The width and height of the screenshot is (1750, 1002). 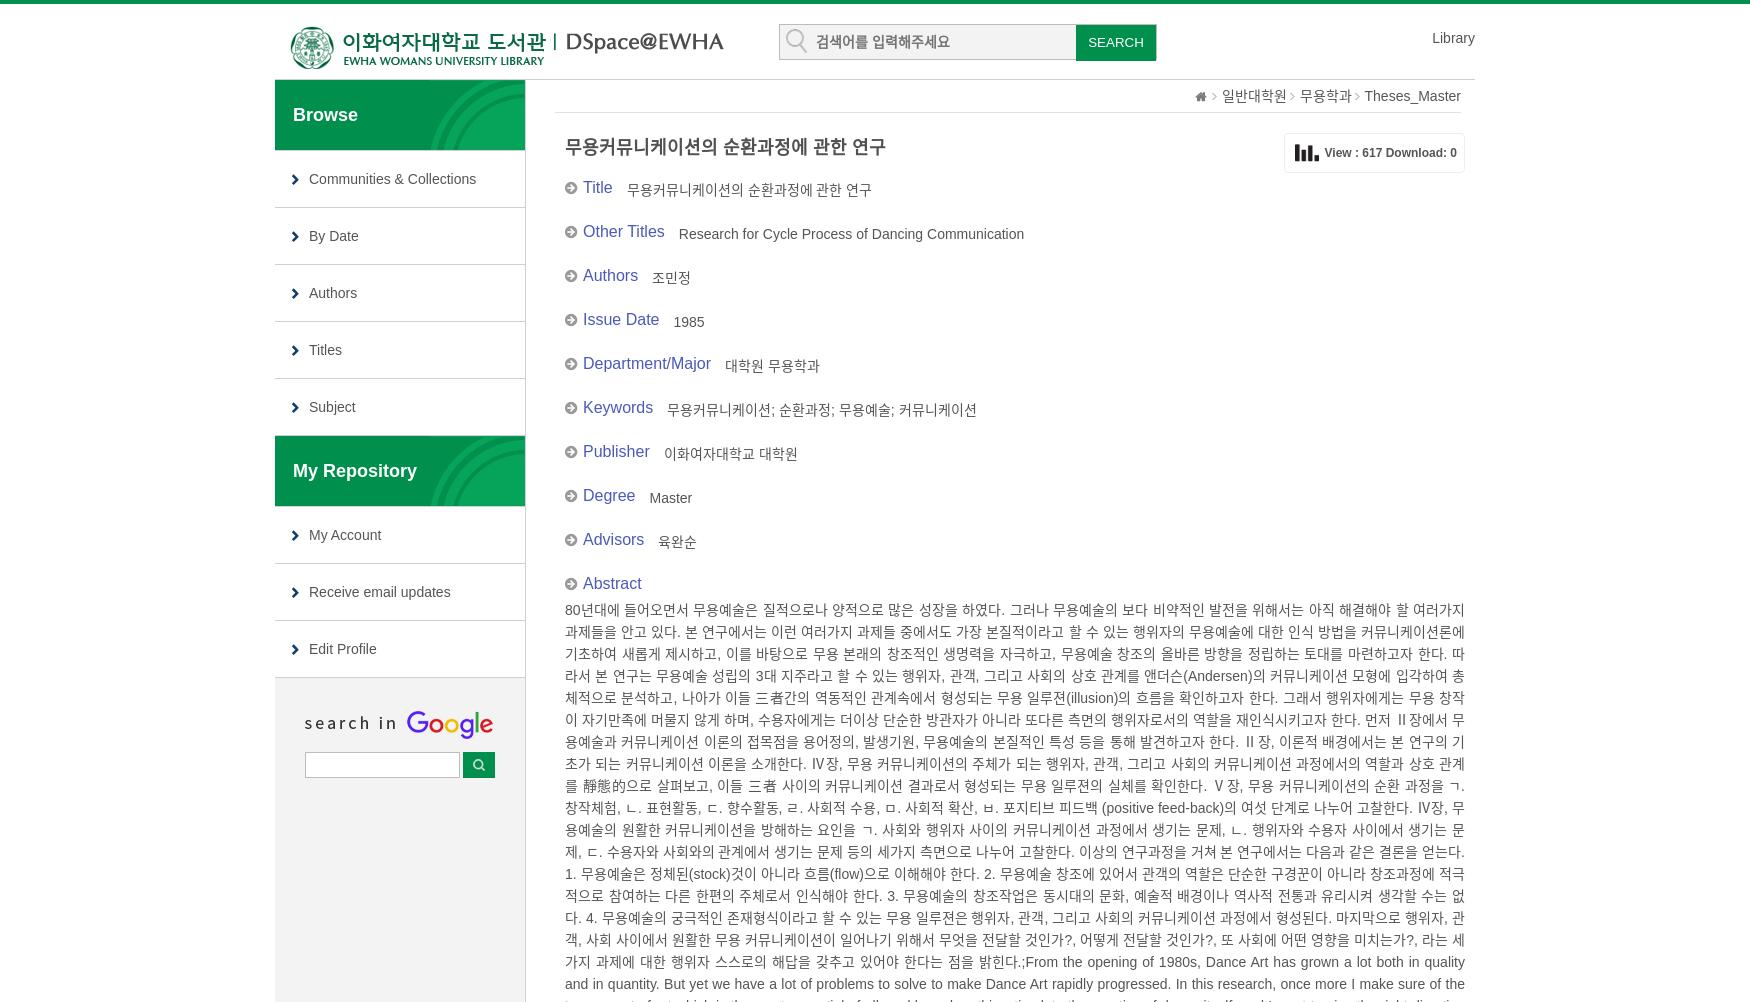 I want to click on 'Titles', so click(x=324, y=349).